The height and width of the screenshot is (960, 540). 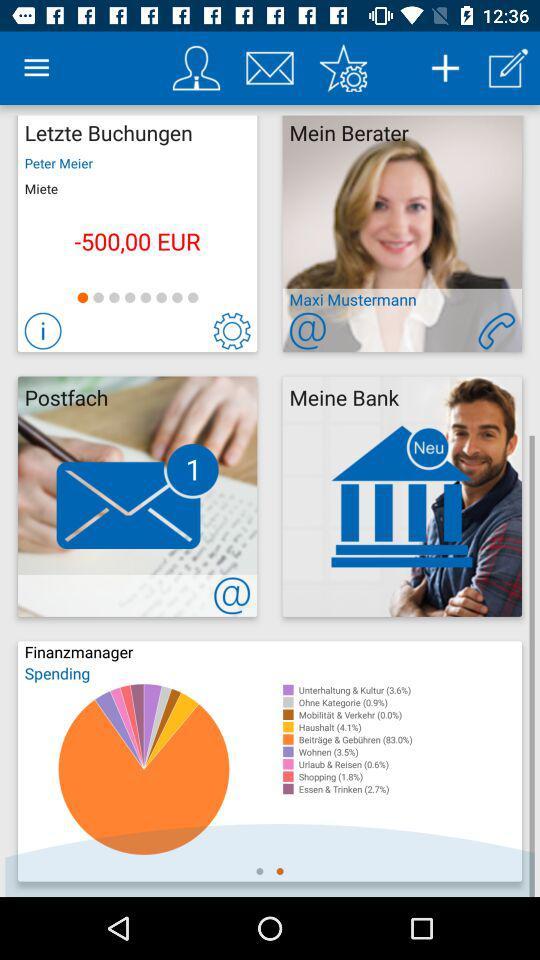 I want to click on contact through email, so click(x=270, y=68).